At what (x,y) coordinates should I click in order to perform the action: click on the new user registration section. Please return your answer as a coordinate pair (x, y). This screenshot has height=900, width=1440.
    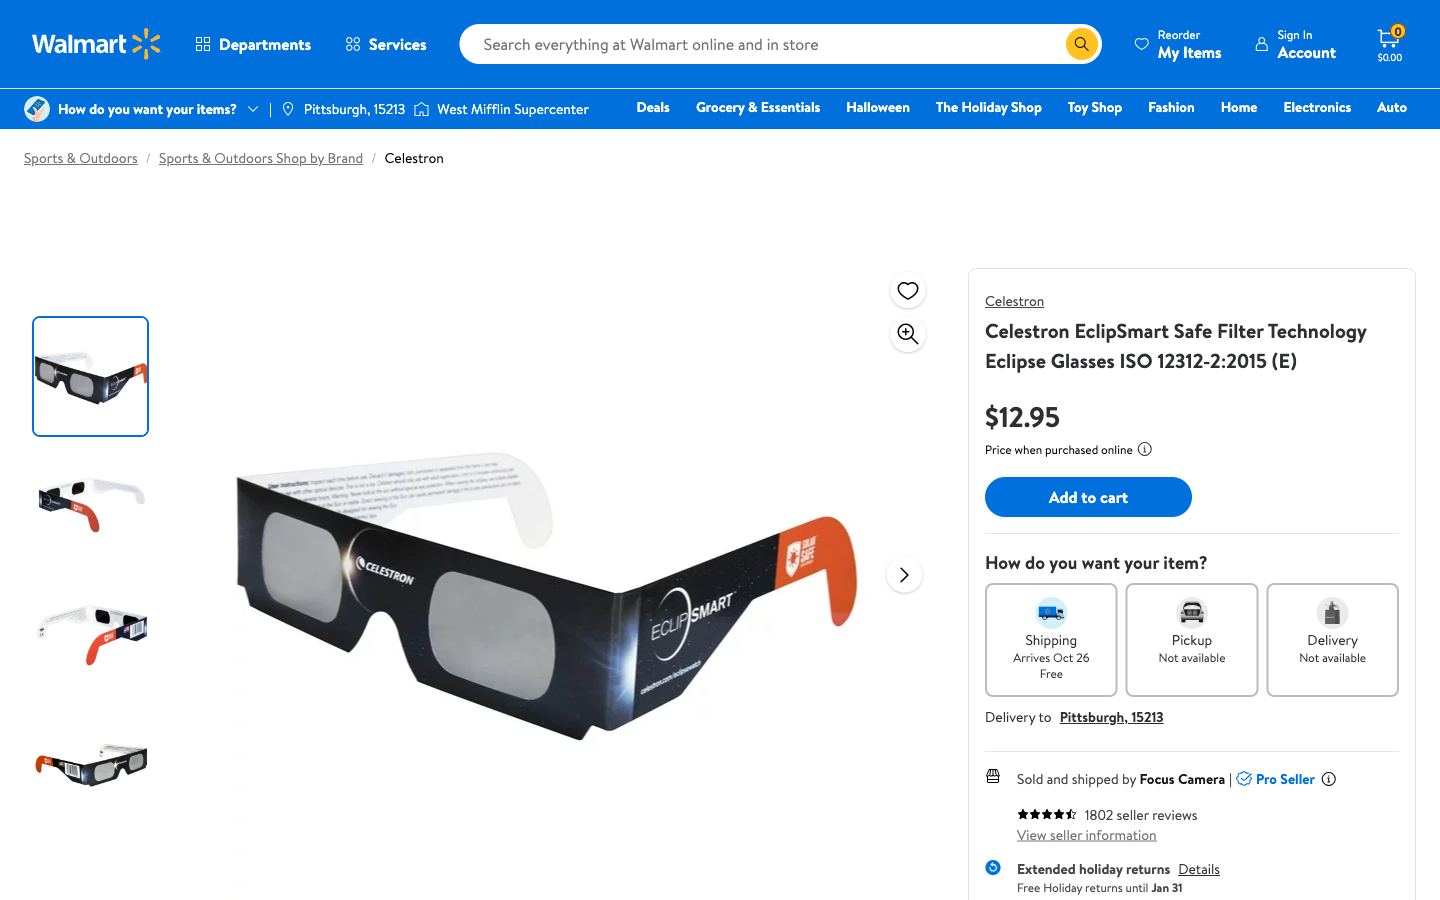
    Looking at the image, I should click on (1294, 43).